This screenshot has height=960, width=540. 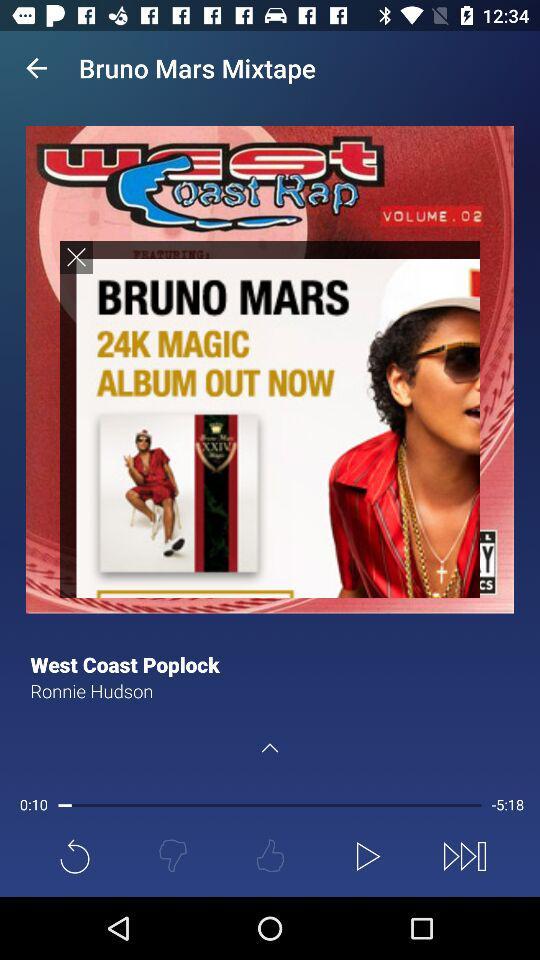 What do you see at coordinates (172, 855) in the screenshot?
I see `dislike` at bounding box center [172, 855].